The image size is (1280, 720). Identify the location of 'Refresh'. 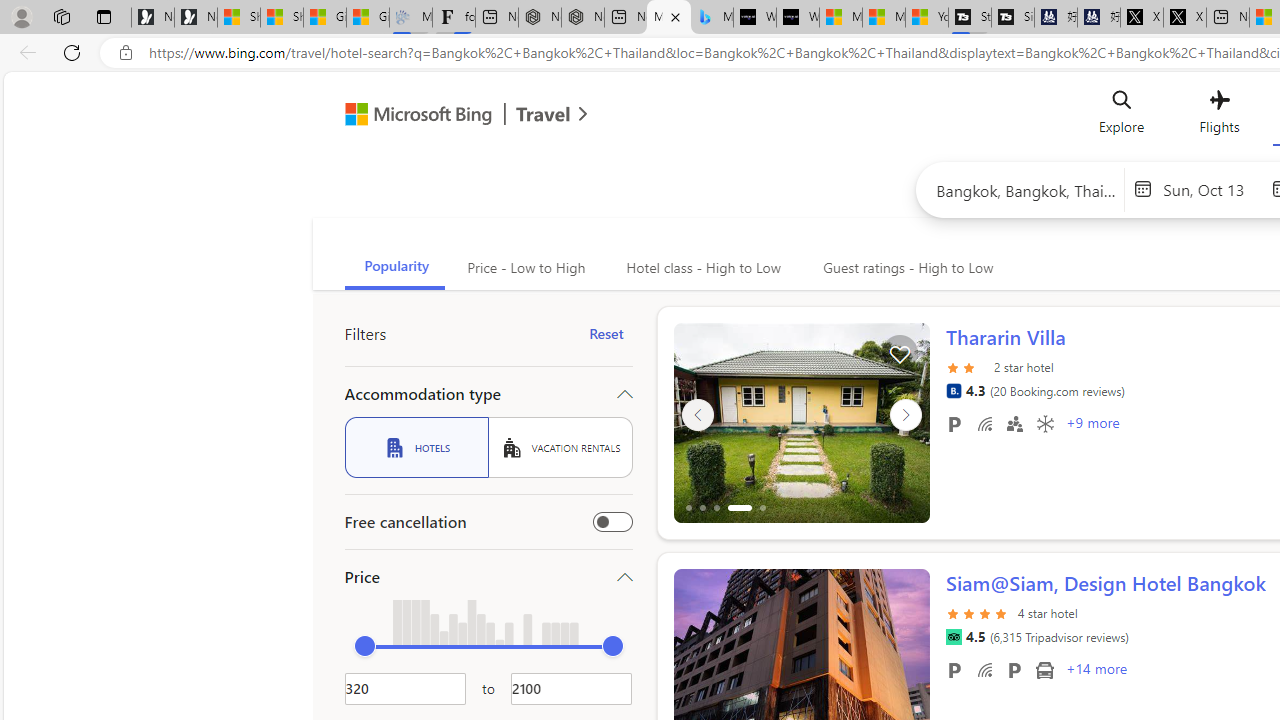
(72, 51).